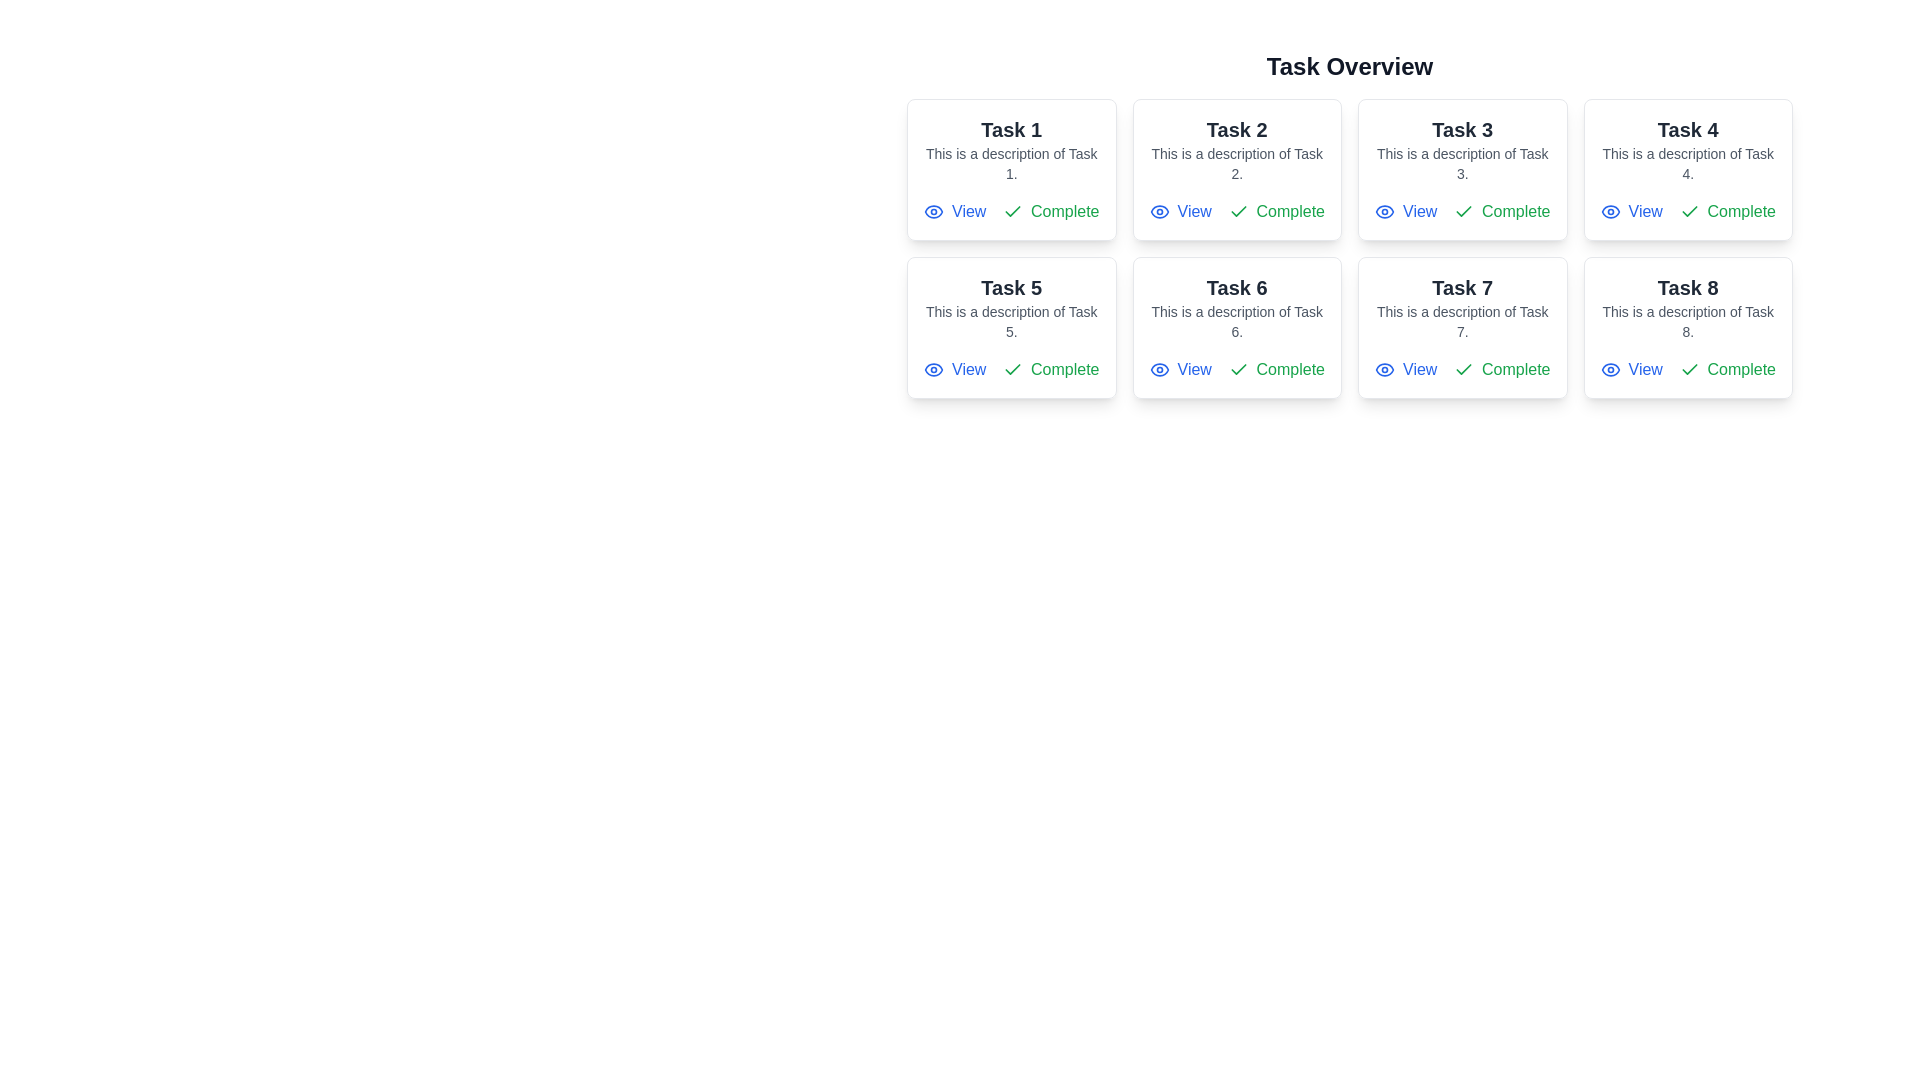  I want to click on the 'Complete' status icon located to the right of the 'View' button within the 'Task 4' card, so click(1688, 212).